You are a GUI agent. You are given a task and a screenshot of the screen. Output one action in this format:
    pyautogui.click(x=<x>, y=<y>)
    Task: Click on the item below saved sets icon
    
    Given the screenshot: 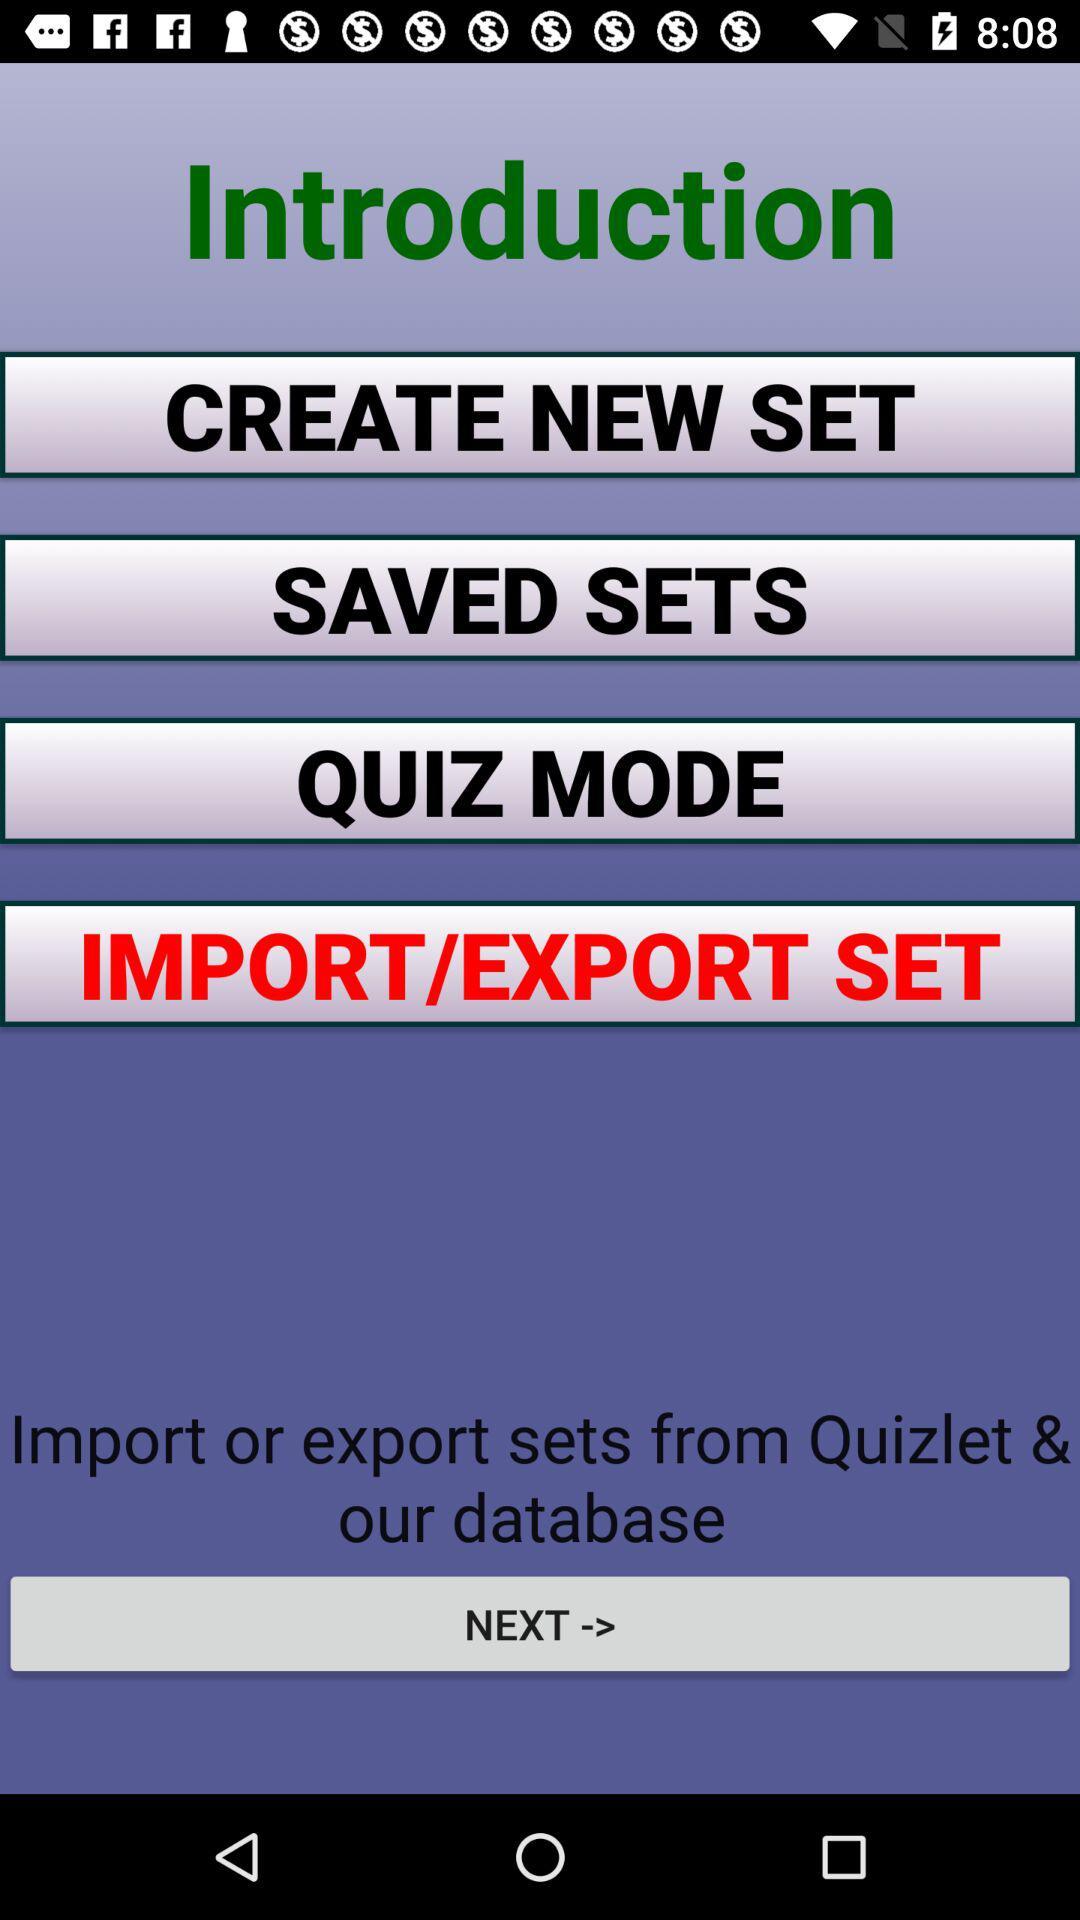 What is the action you would take?
    pyautogui.click(x=540, y=779)
    